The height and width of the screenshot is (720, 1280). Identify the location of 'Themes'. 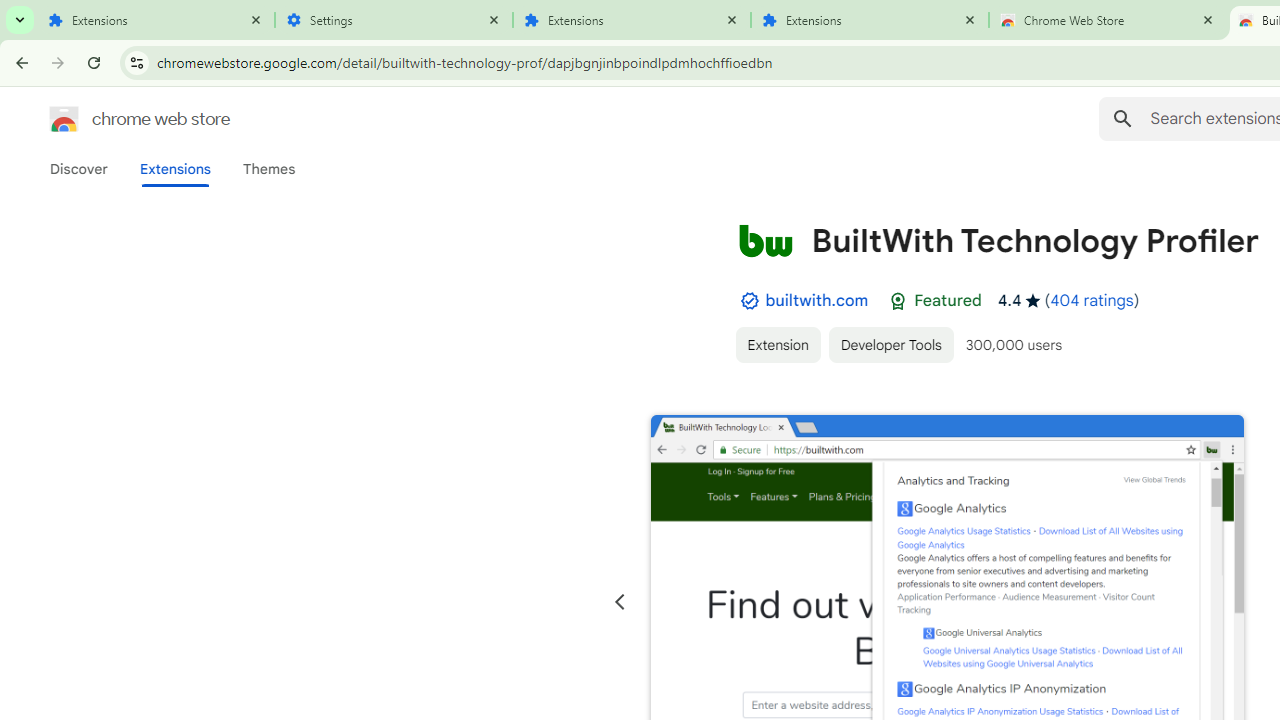
(268, 168).